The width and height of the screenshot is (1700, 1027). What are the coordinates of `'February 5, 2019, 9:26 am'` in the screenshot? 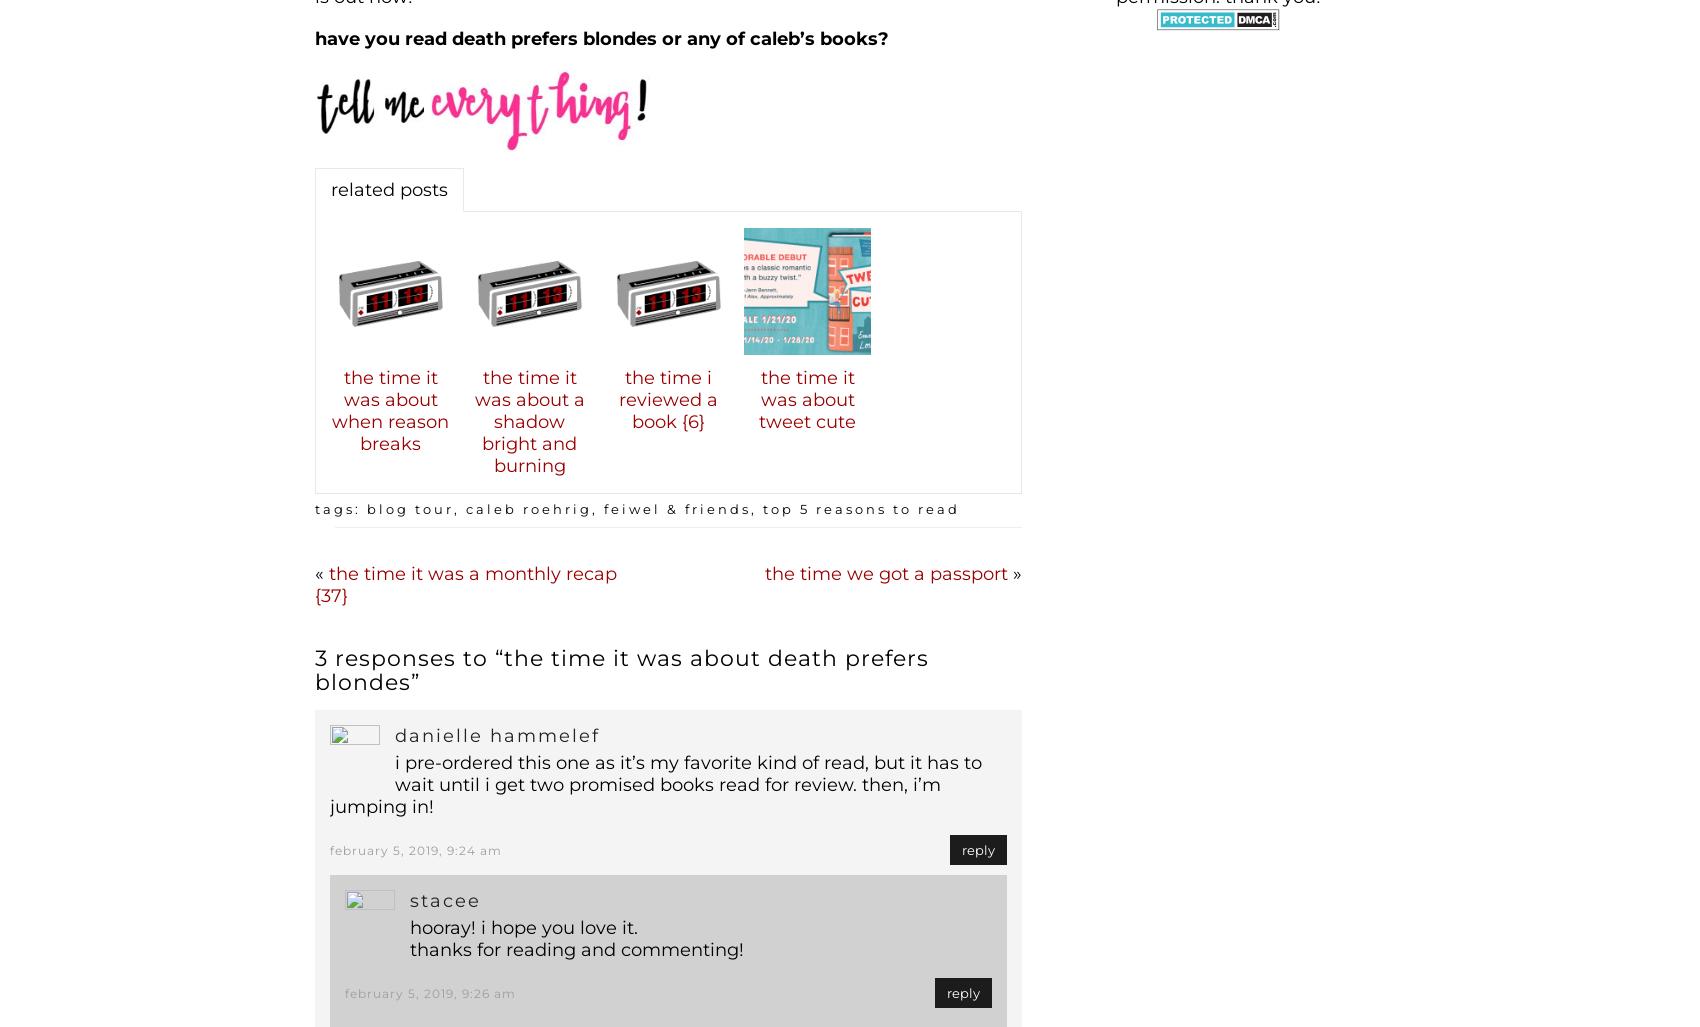 It's located at (430, 991).